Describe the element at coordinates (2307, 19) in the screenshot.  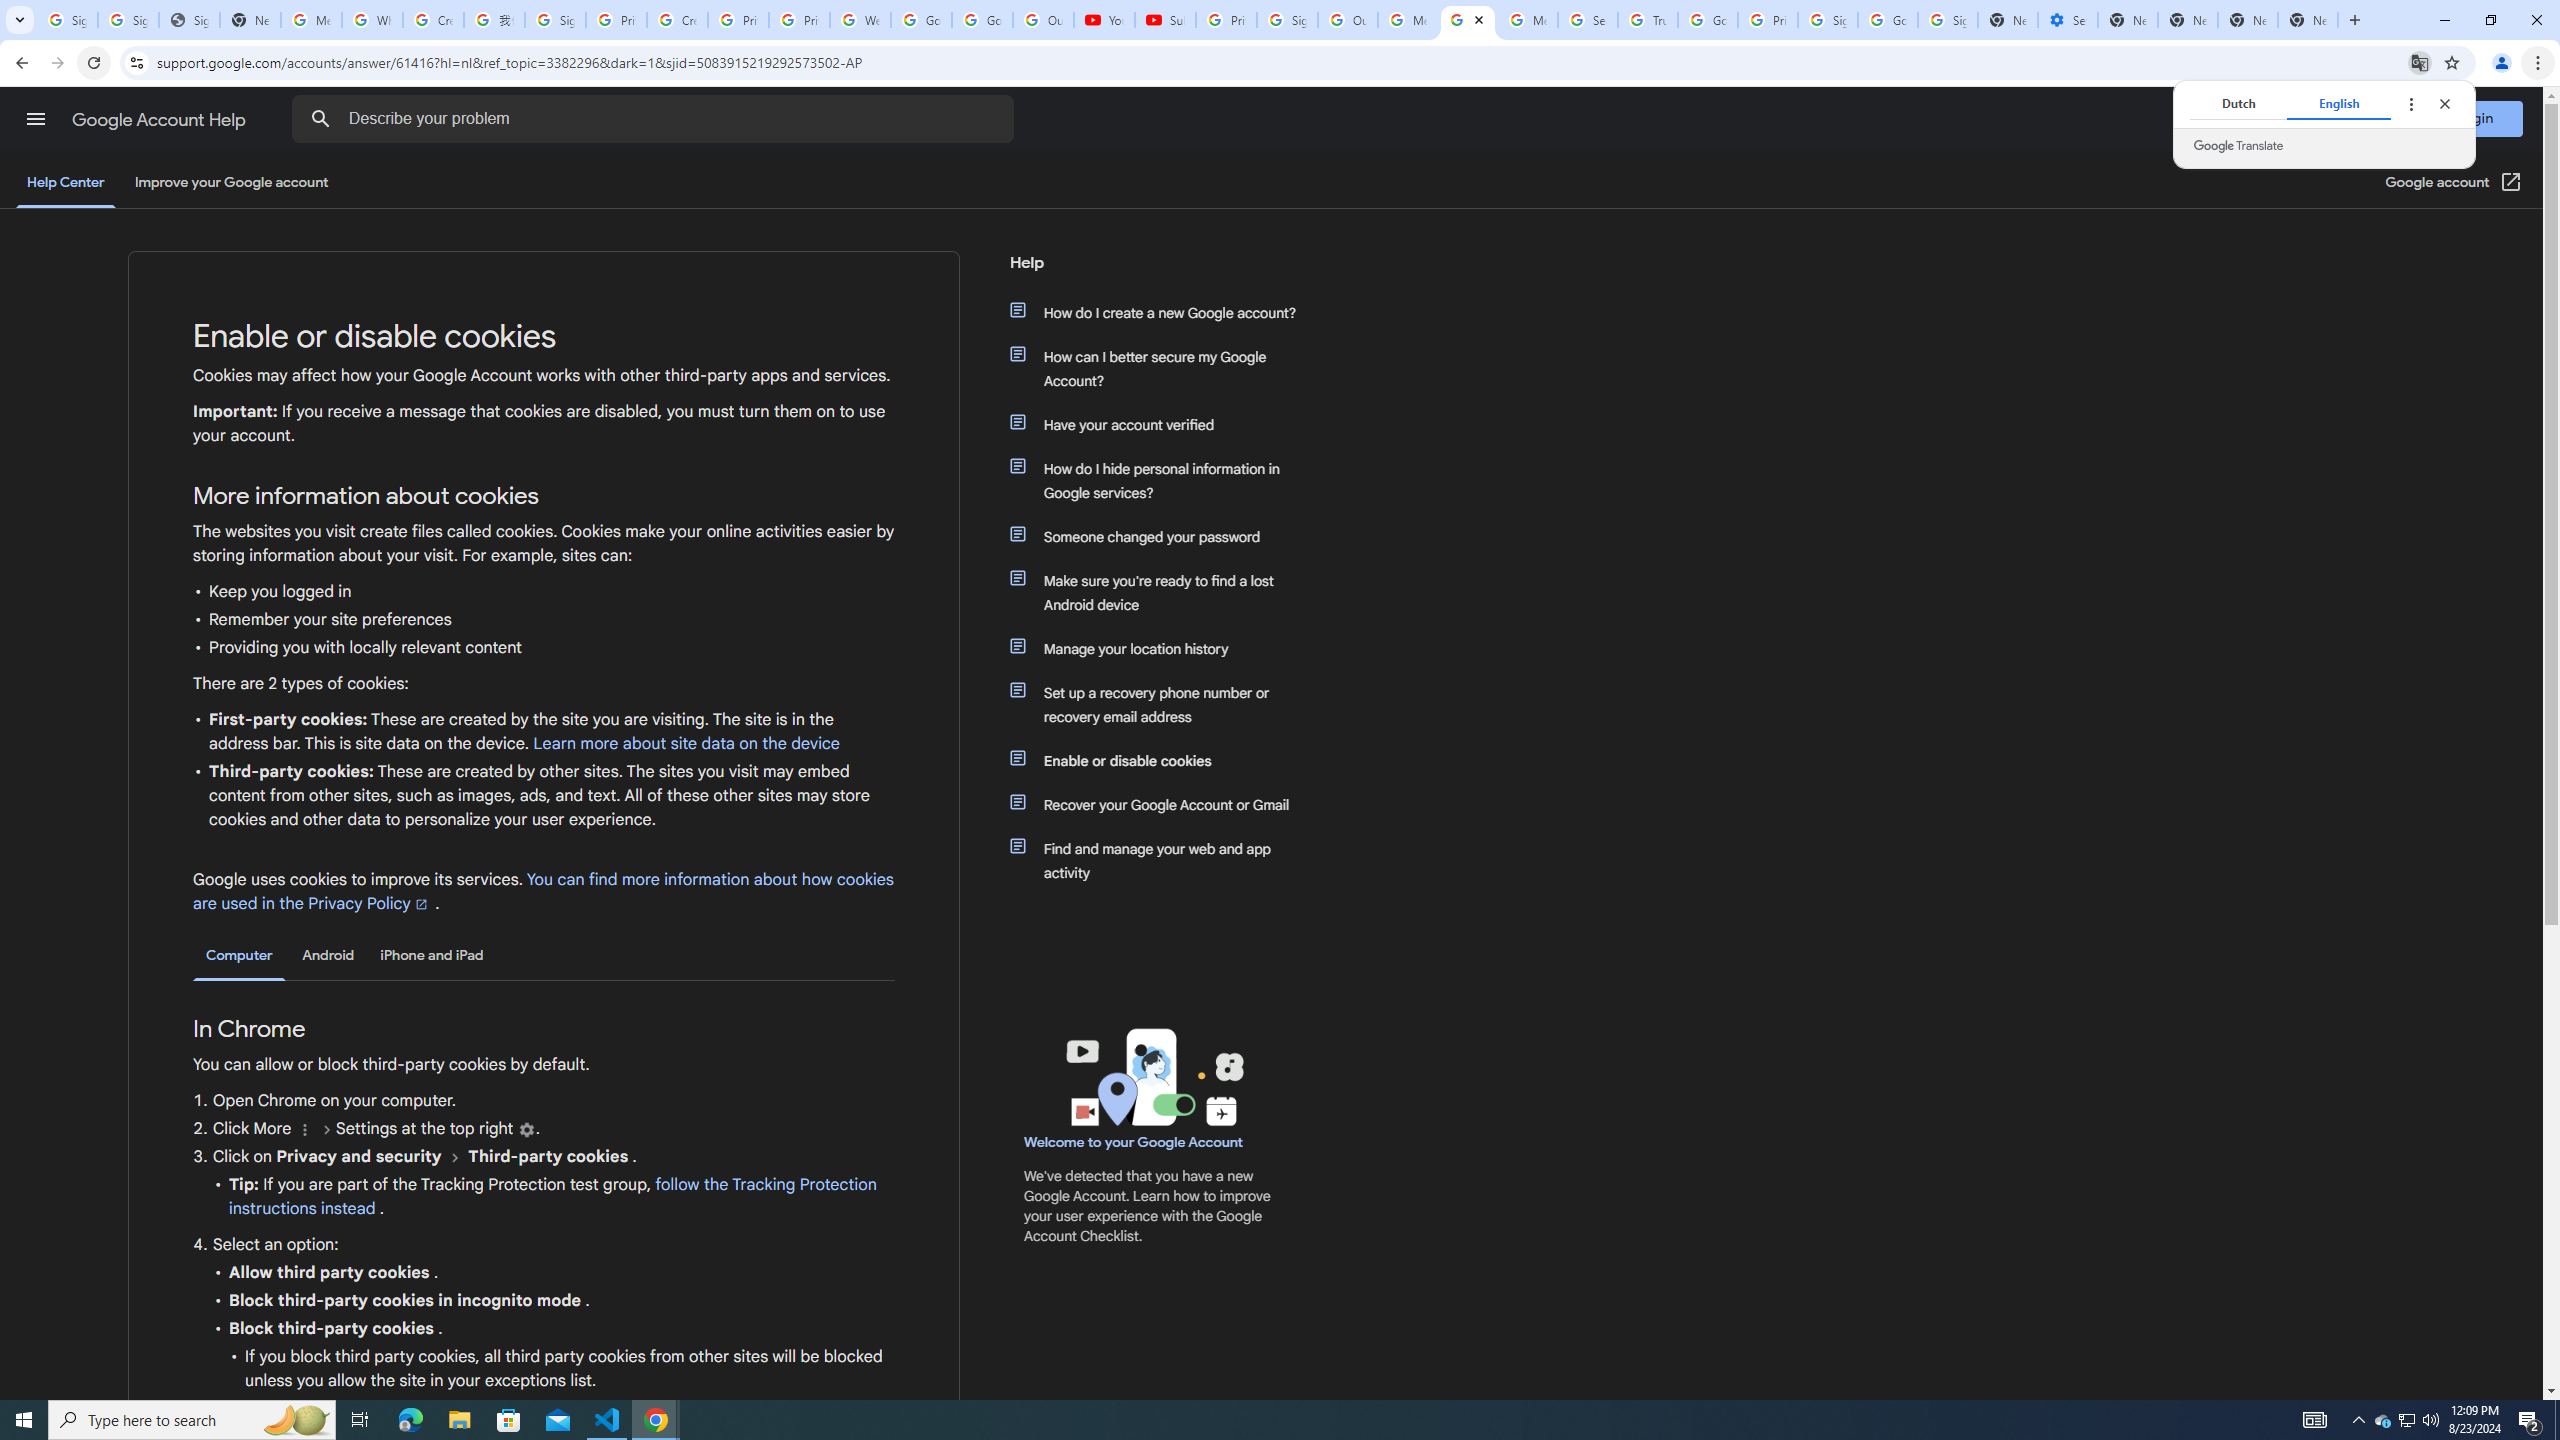
I see `'New Tab'` at that location.